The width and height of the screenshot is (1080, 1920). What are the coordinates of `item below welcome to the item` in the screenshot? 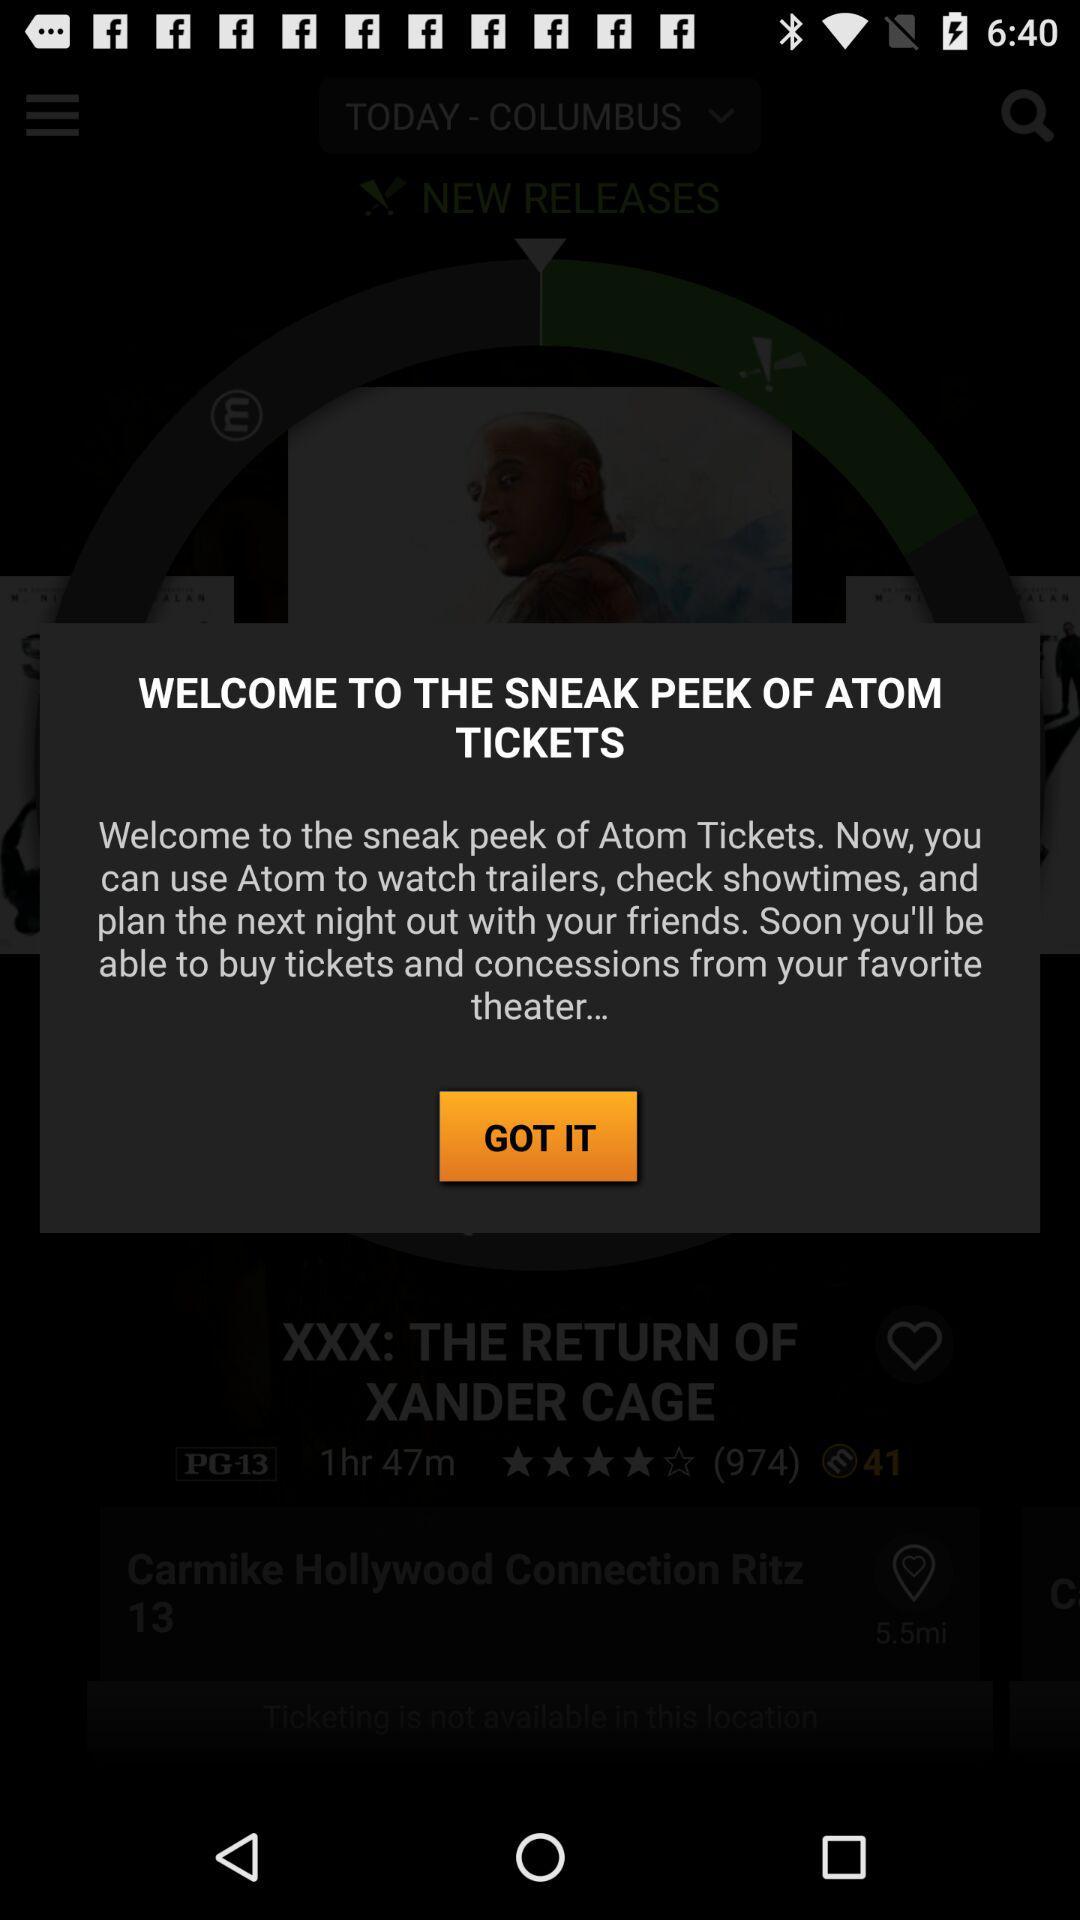 It's located at (540, 1138).